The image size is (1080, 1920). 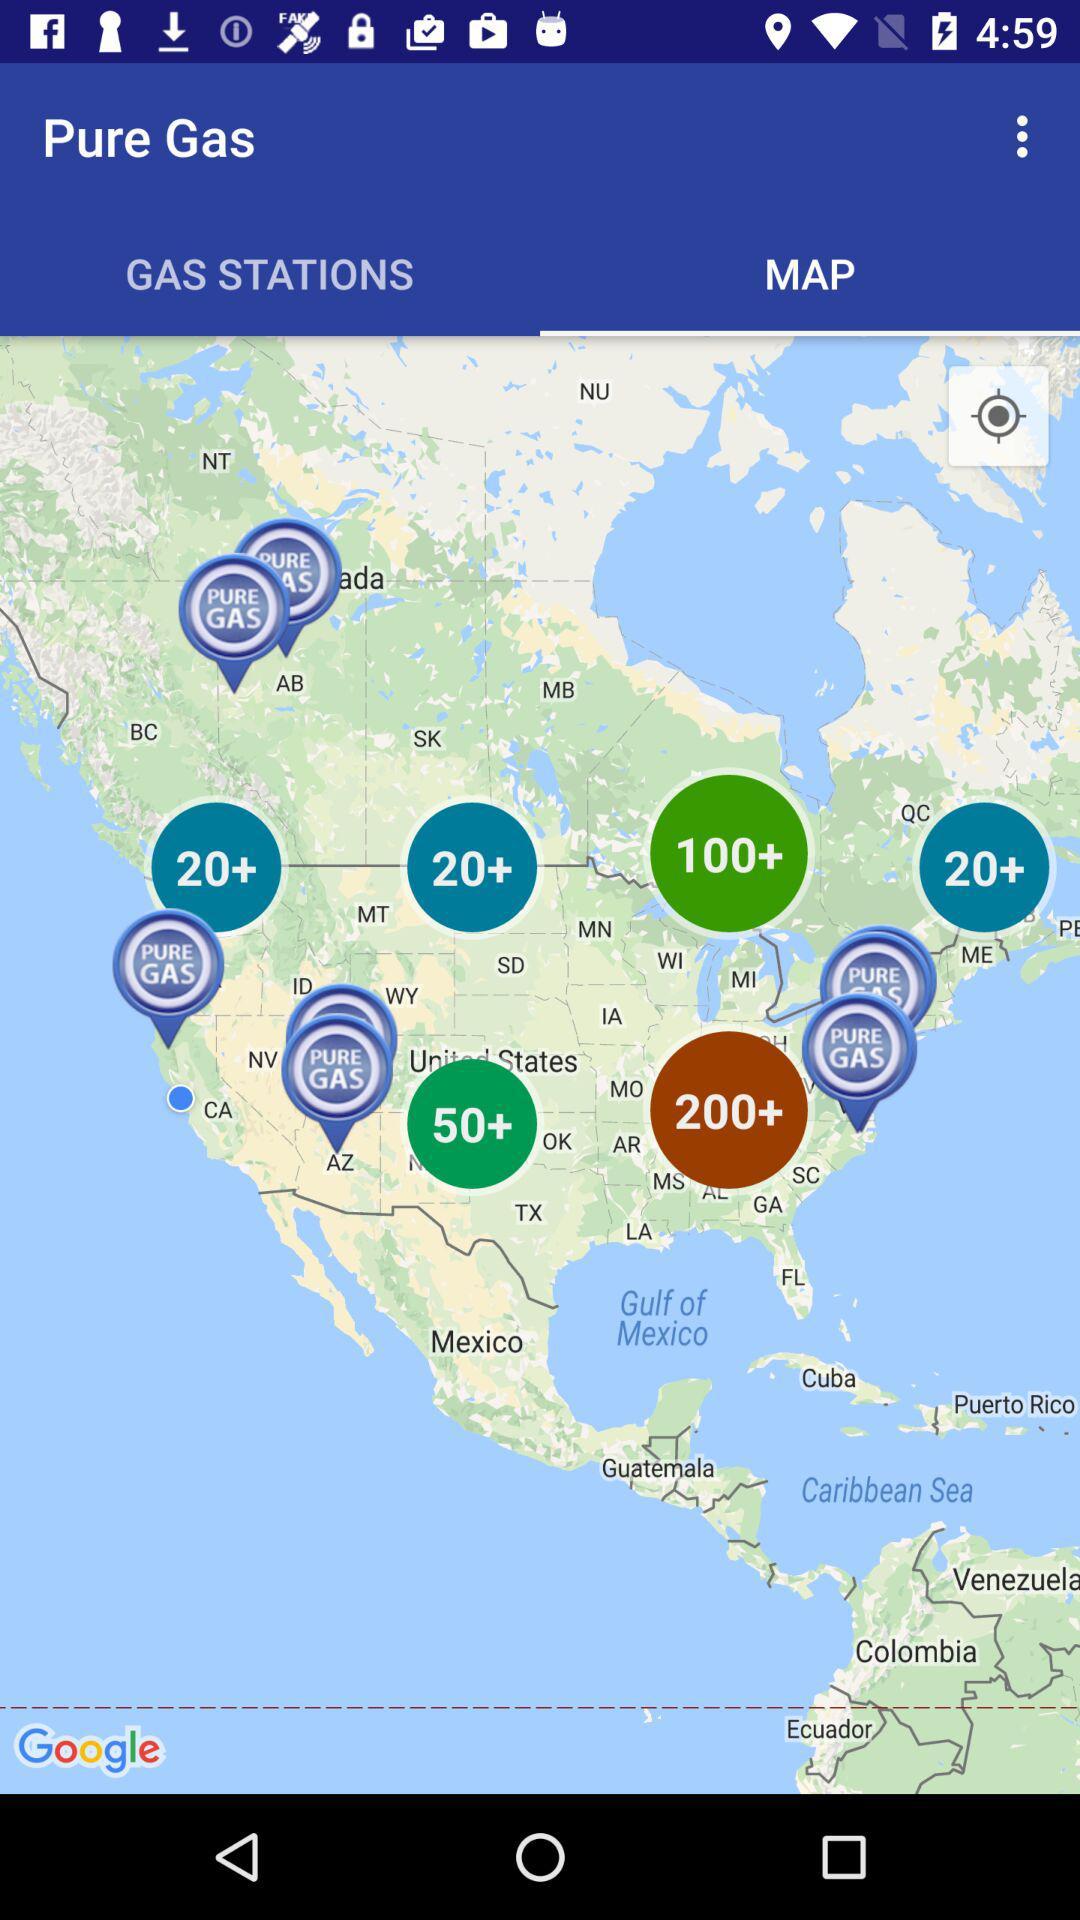 I want to click on the item next to pure gas app, so click(x=1027, y=135).